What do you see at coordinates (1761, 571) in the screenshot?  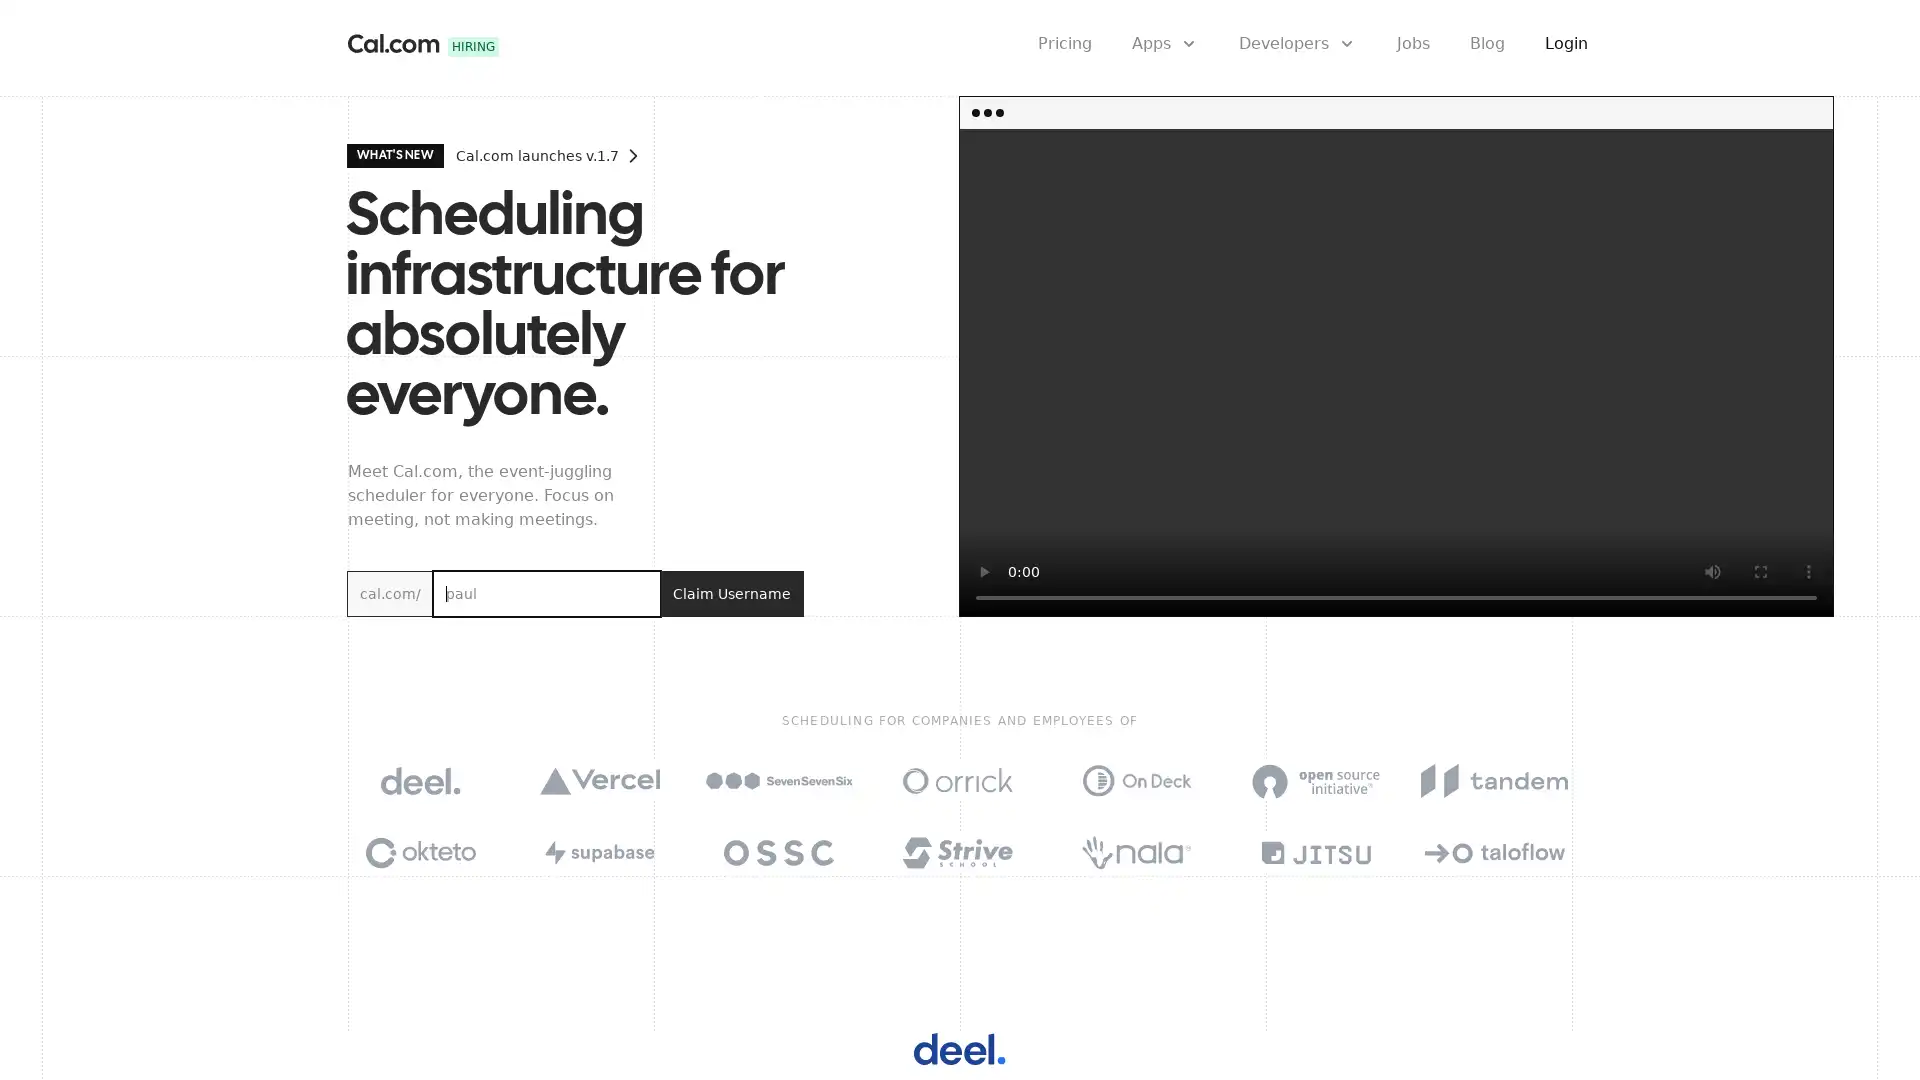 I see `enter full screen` at bounding box center [1761, 571].